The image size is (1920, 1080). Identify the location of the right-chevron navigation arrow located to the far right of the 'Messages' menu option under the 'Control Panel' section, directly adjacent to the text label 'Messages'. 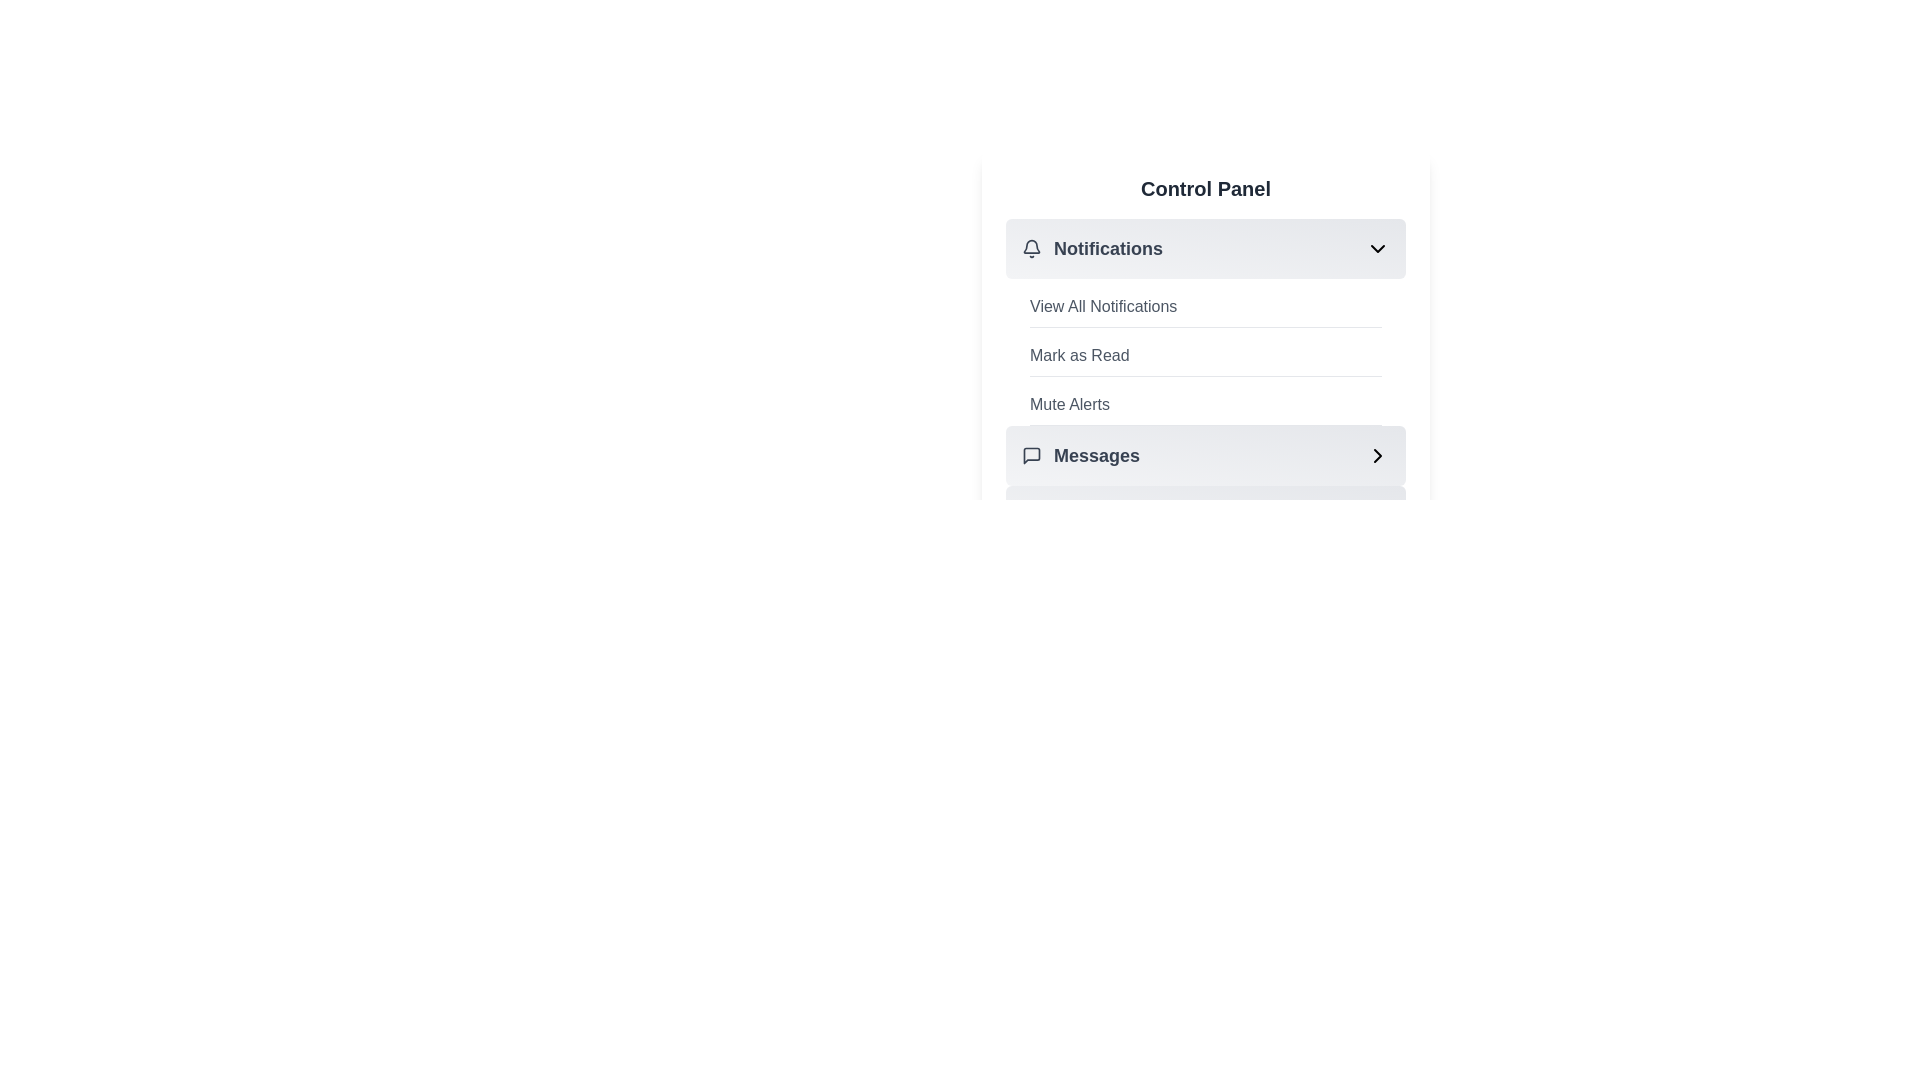
(1376, 455).